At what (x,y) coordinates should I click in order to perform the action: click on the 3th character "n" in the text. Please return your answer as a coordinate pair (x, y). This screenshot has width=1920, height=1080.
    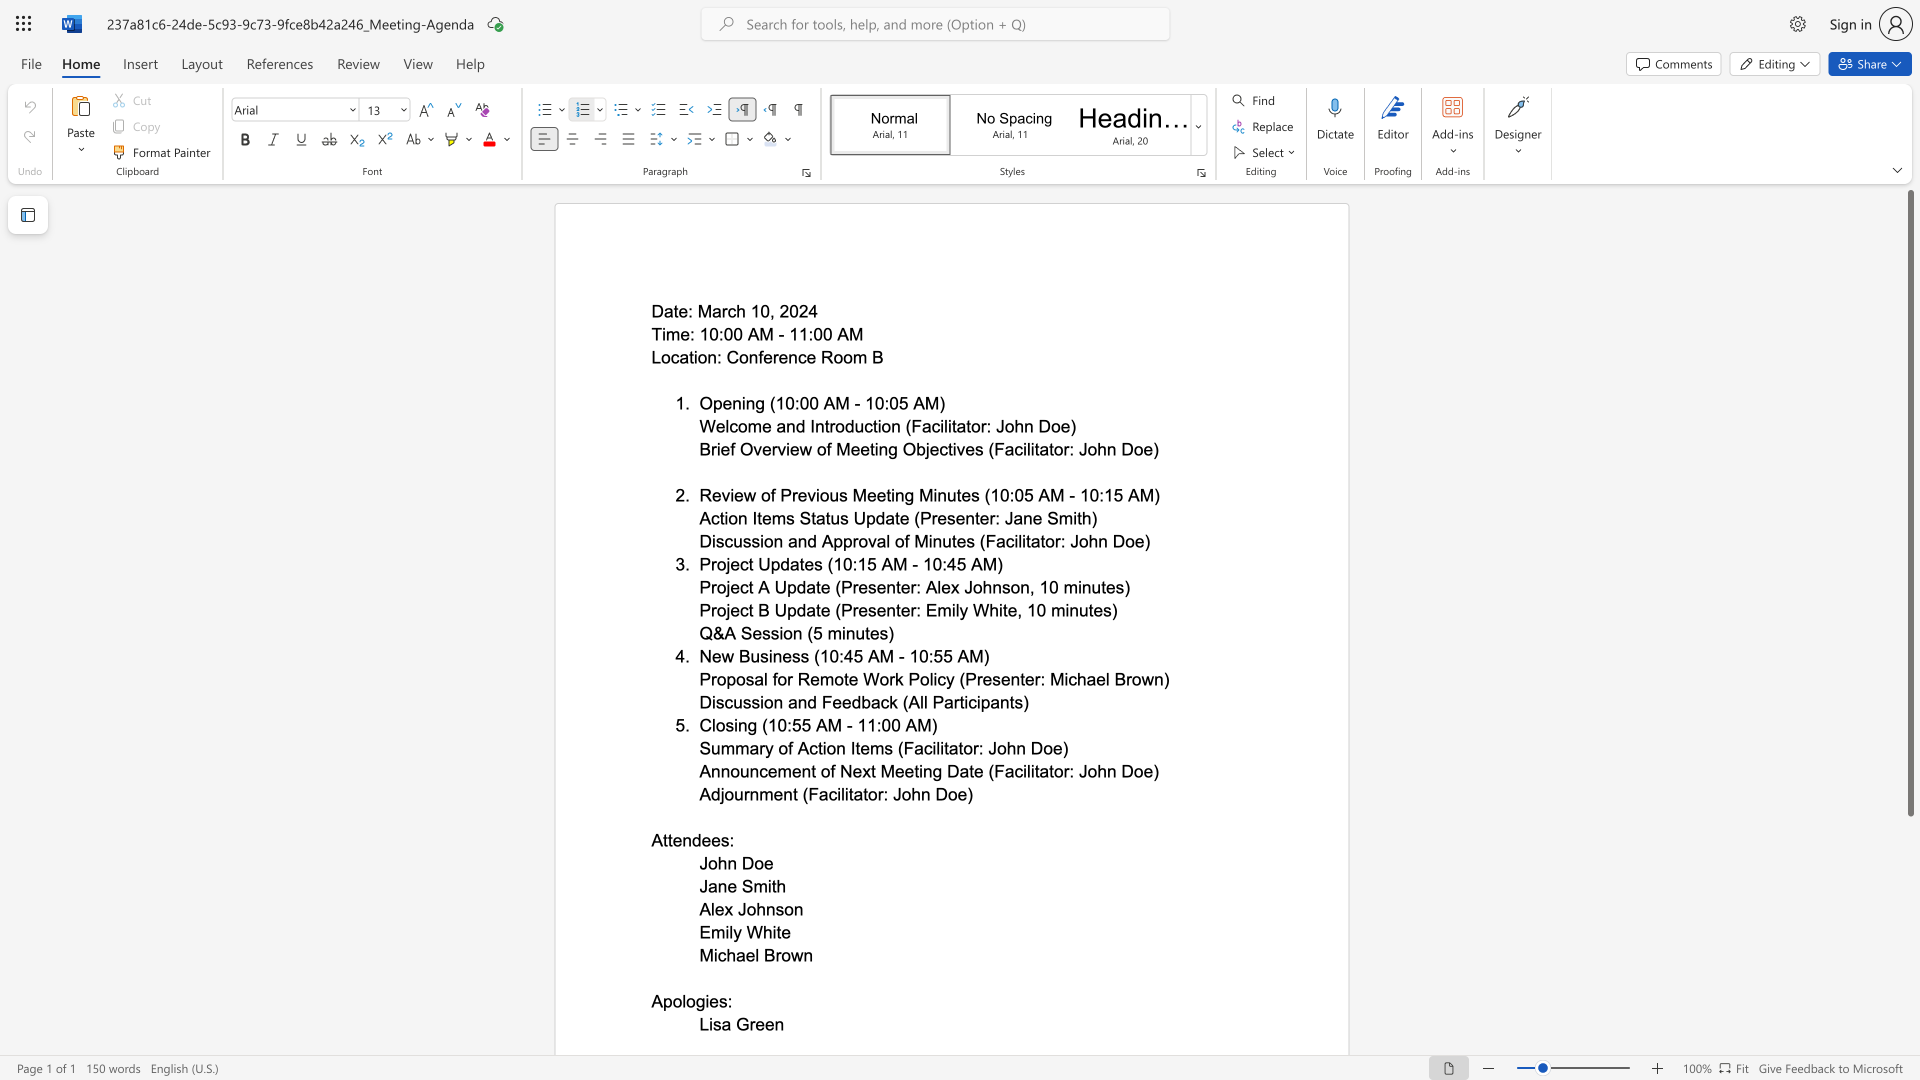
    Looking at the image, I should click on (936, 541).